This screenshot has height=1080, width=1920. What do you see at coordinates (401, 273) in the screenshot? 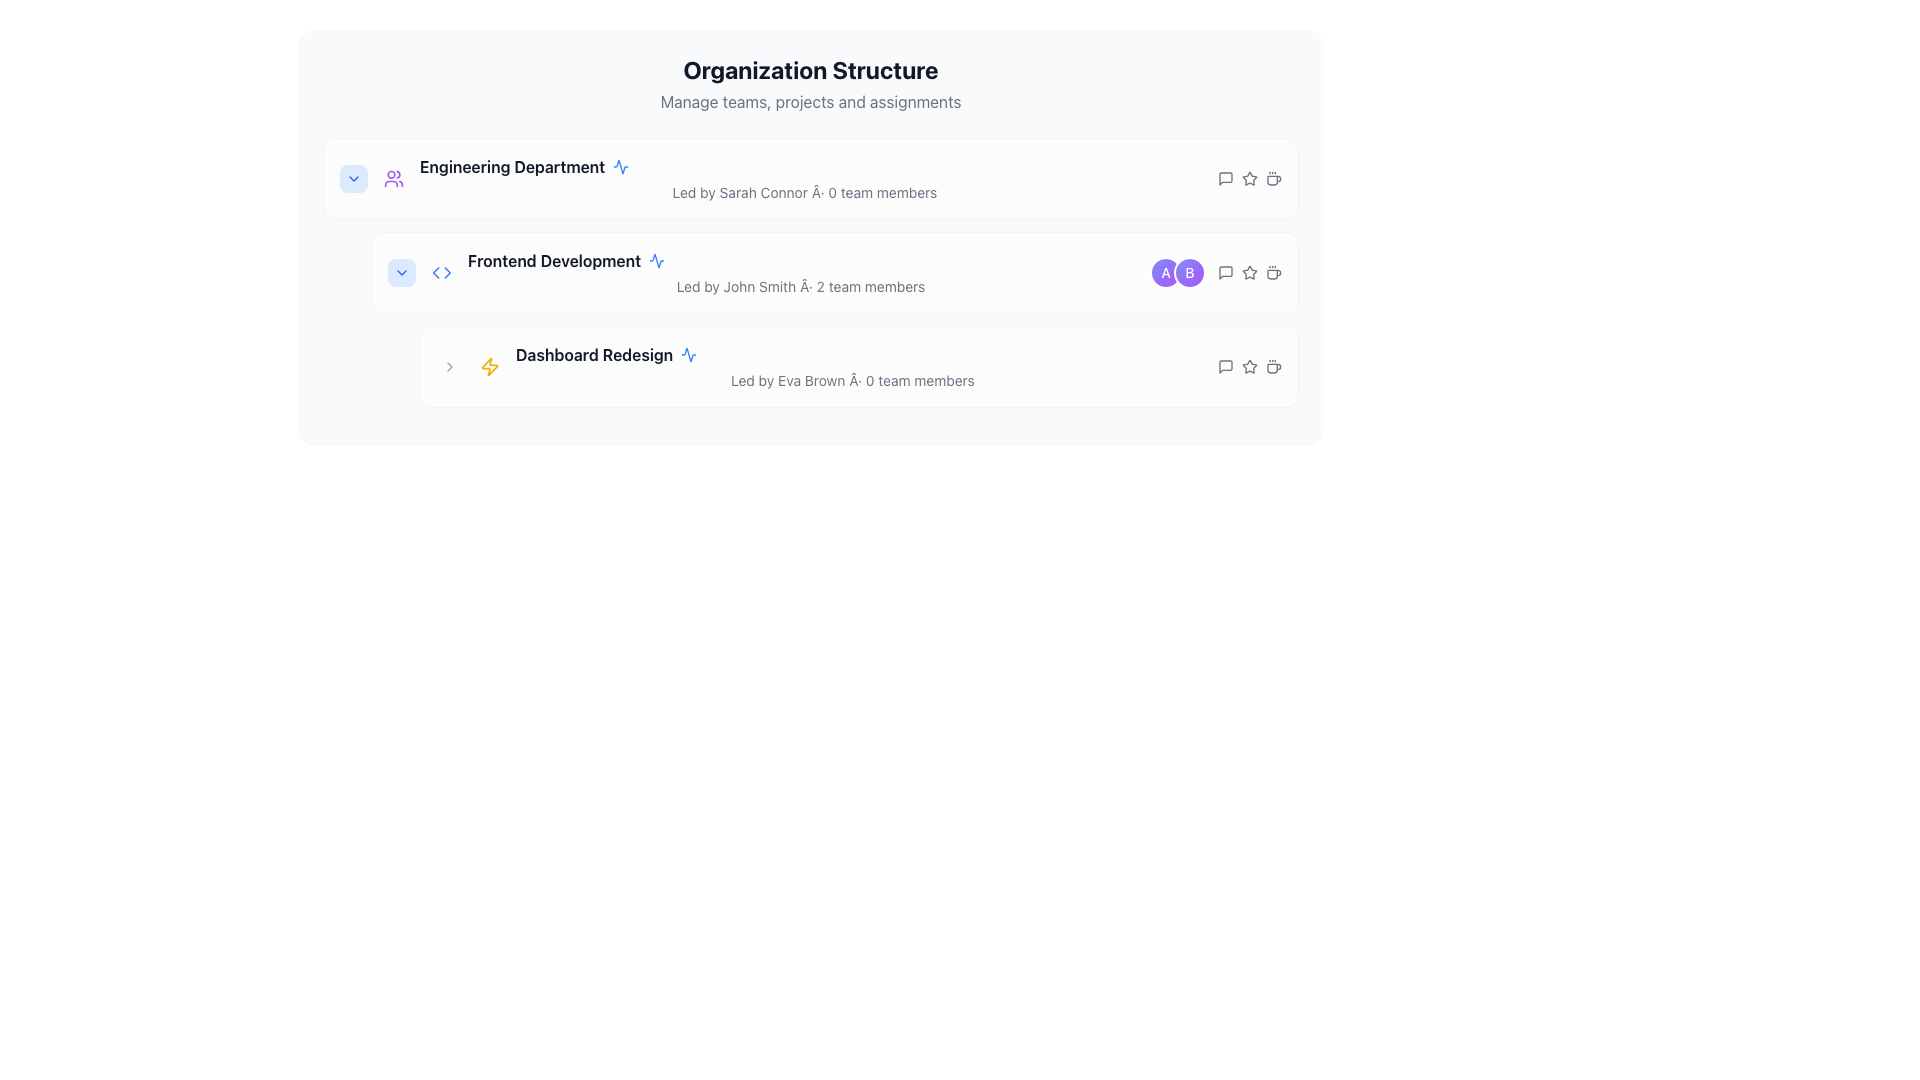
I see `the toggle button` at bounding box center [401, 273].